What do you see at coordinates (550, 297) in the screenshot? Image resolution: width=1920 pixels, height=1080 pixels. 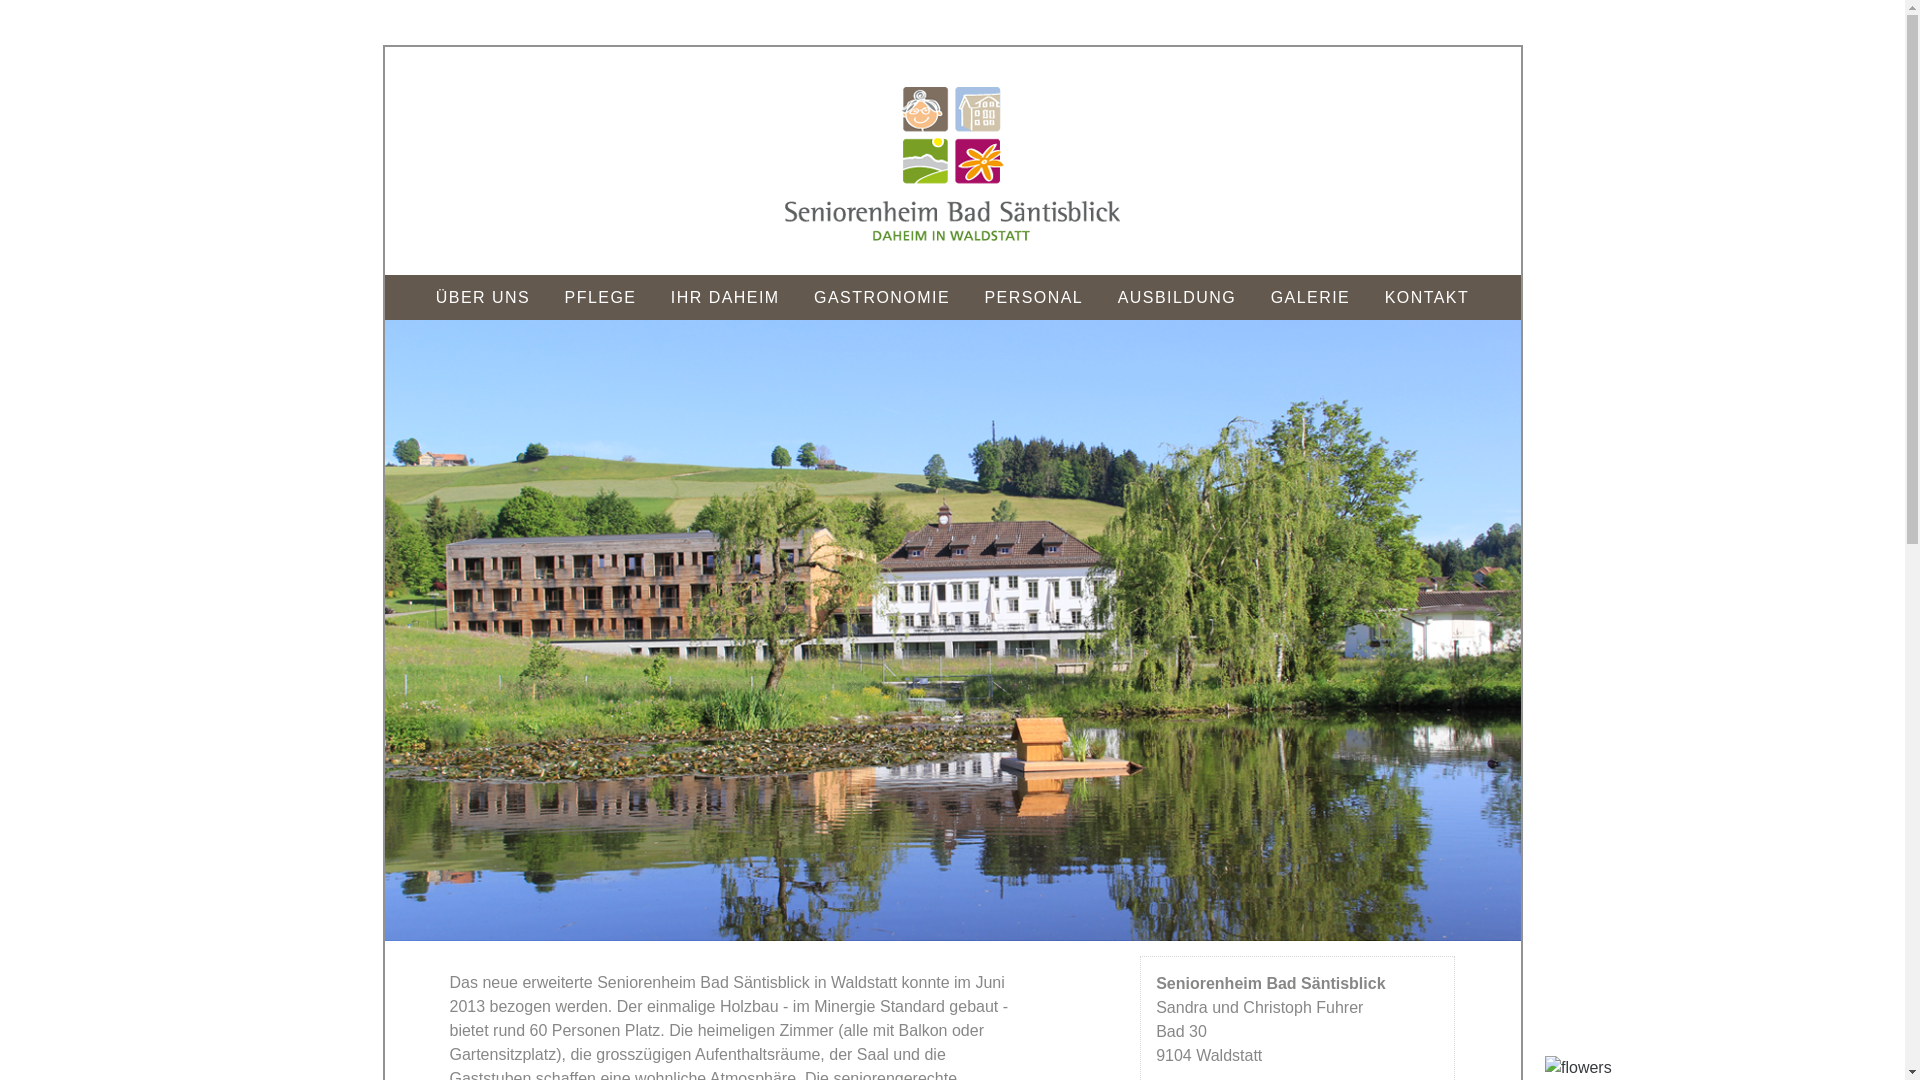 I see `'PFLEGE'` at bounding box center [550, 297].